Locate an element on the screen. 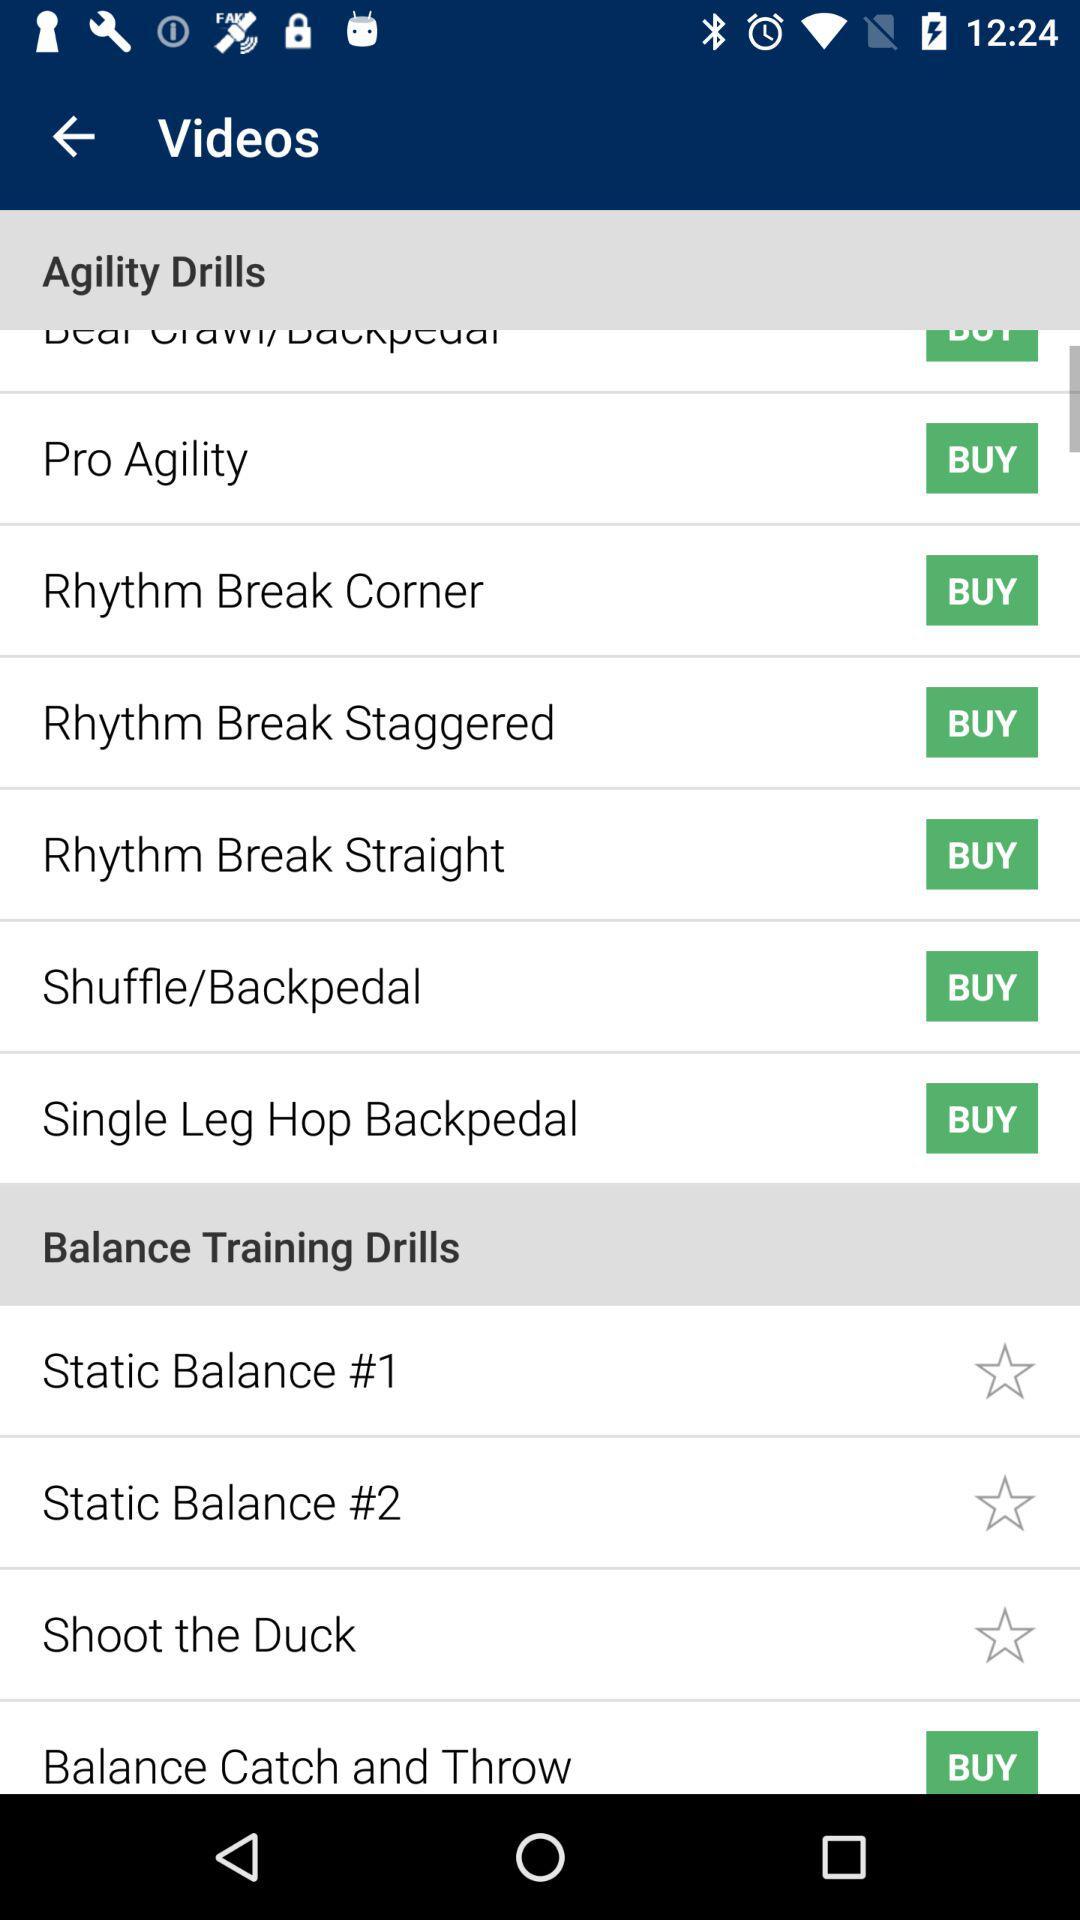 Image resolution: width=1080 pixels, height=1920 pixels. shoot the duck icon is located at coordinates (495, 1618).